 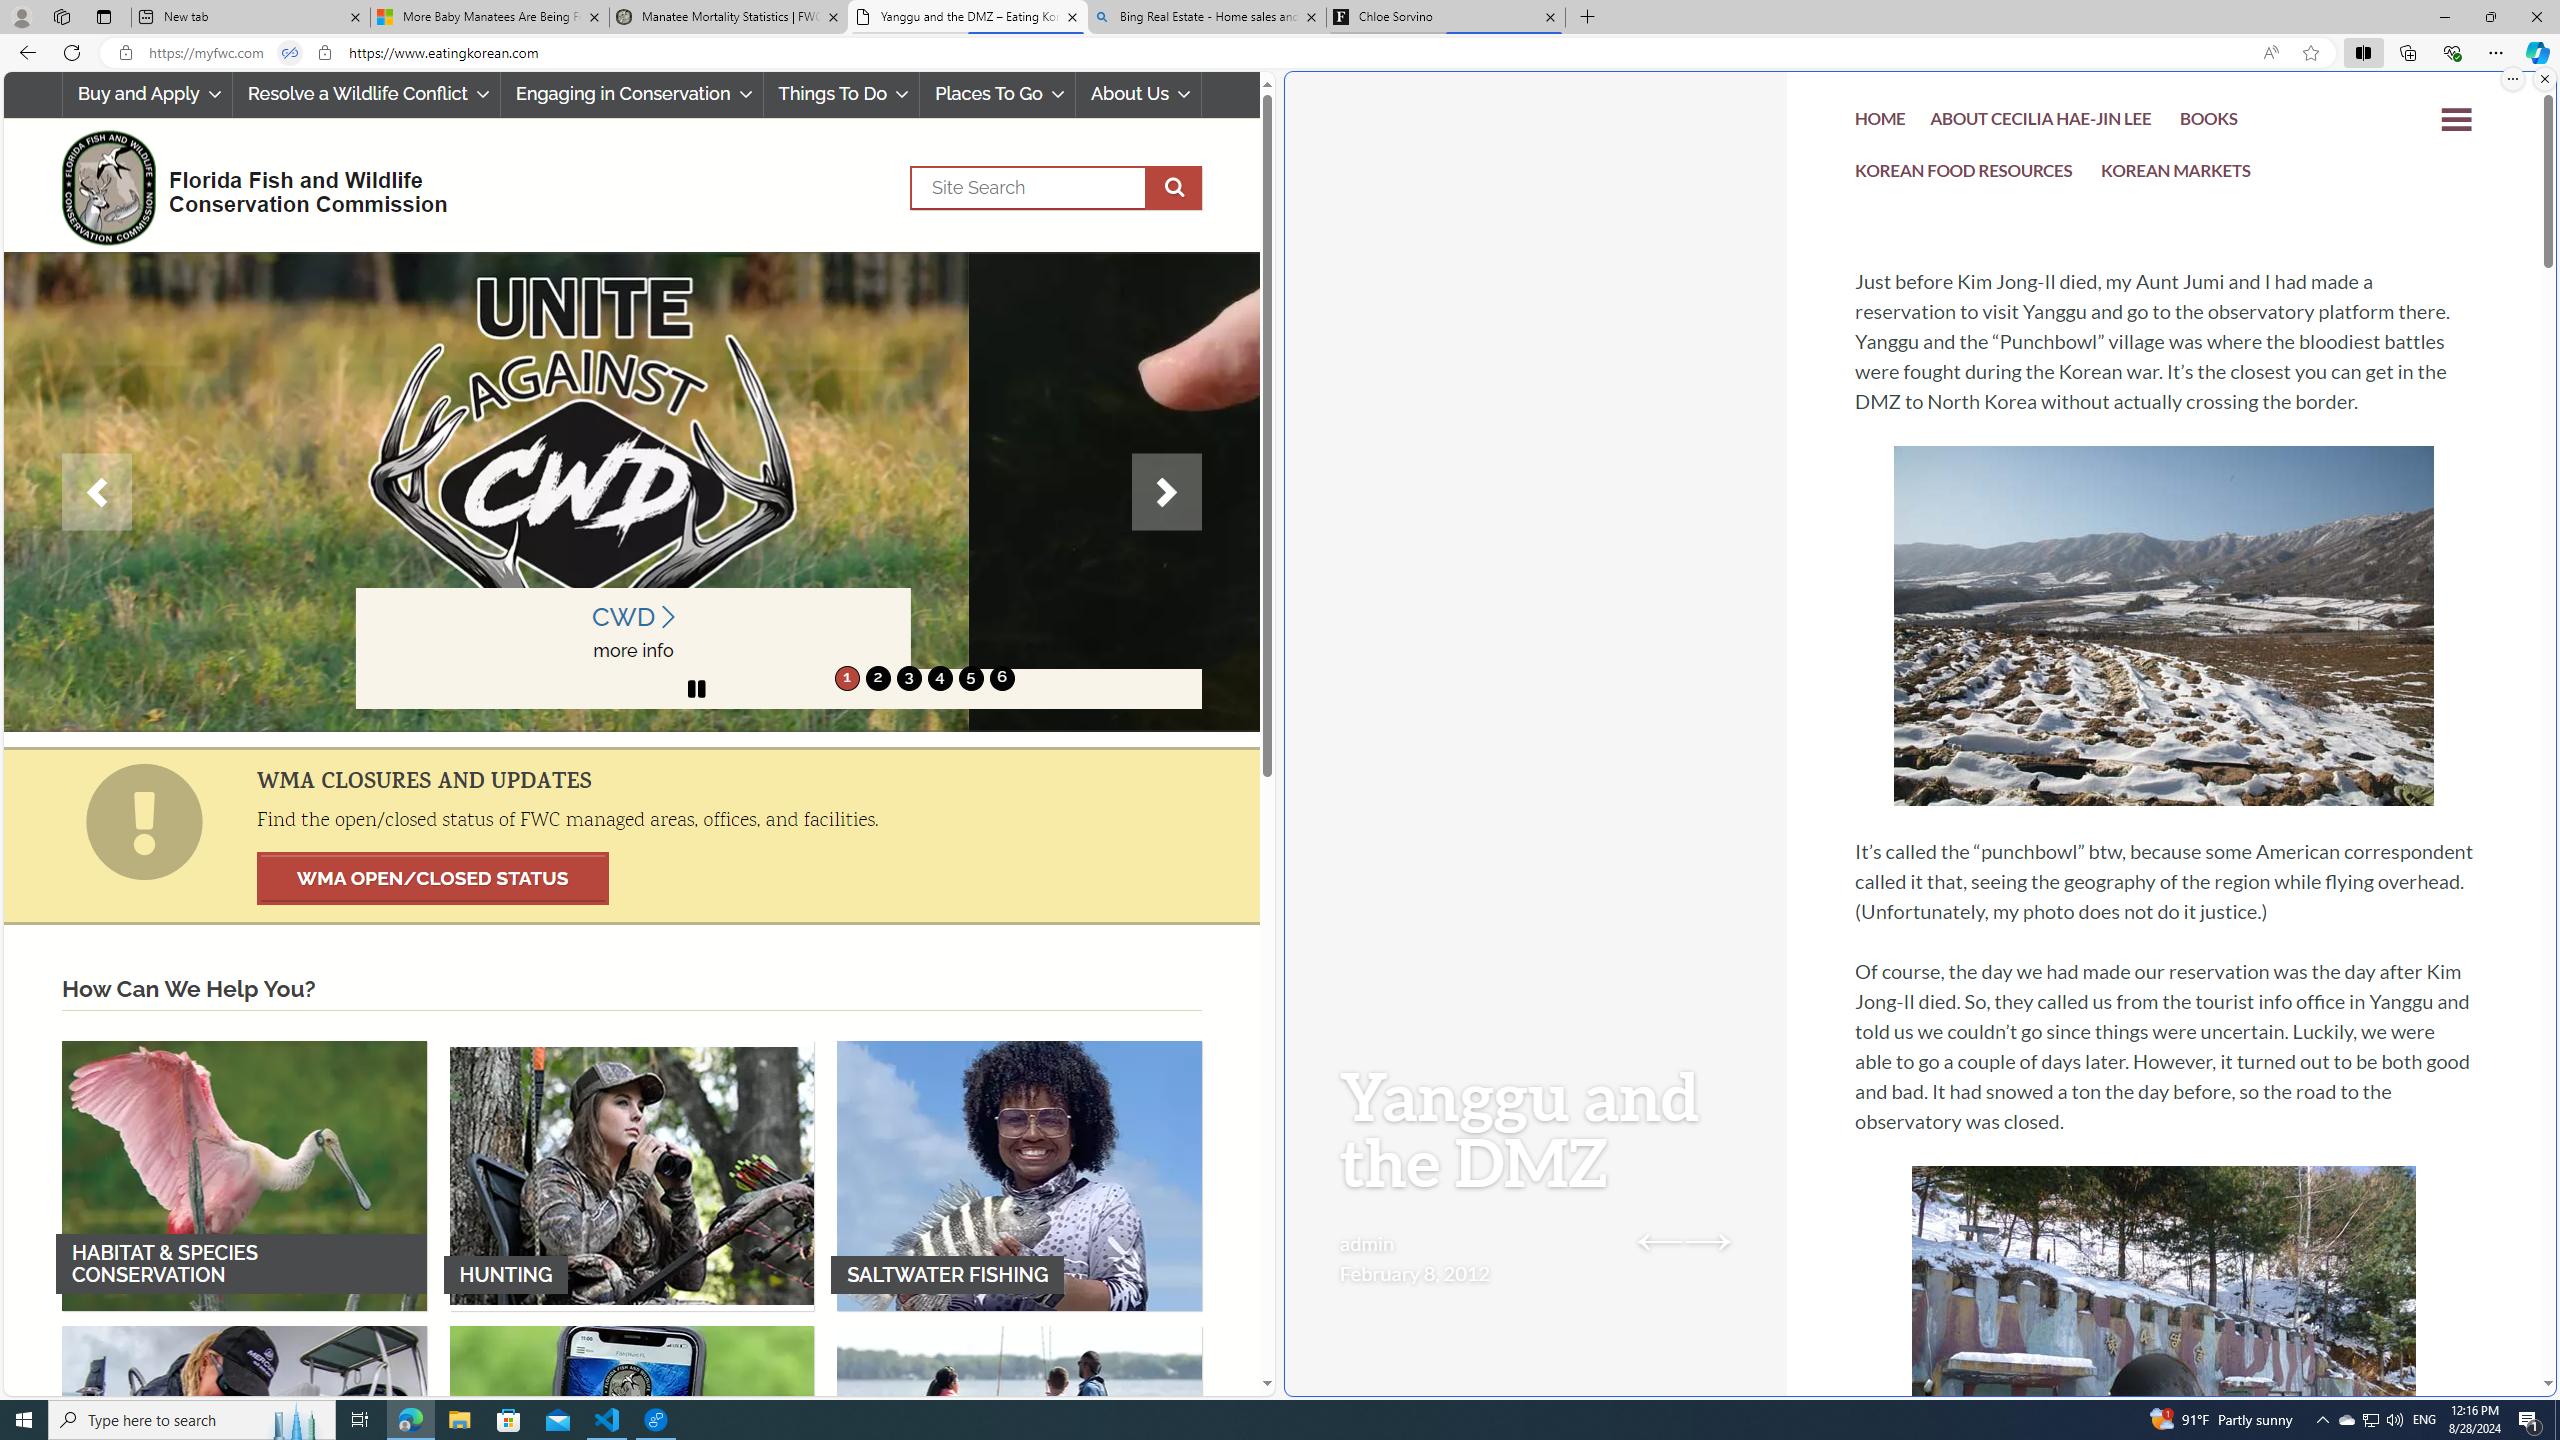 What do you see at coordinates (2041, 122) in the screenshot?
I see `'ABOUT CECILIA HAE-JIN LEE'` at bounding box center [2041, 122].